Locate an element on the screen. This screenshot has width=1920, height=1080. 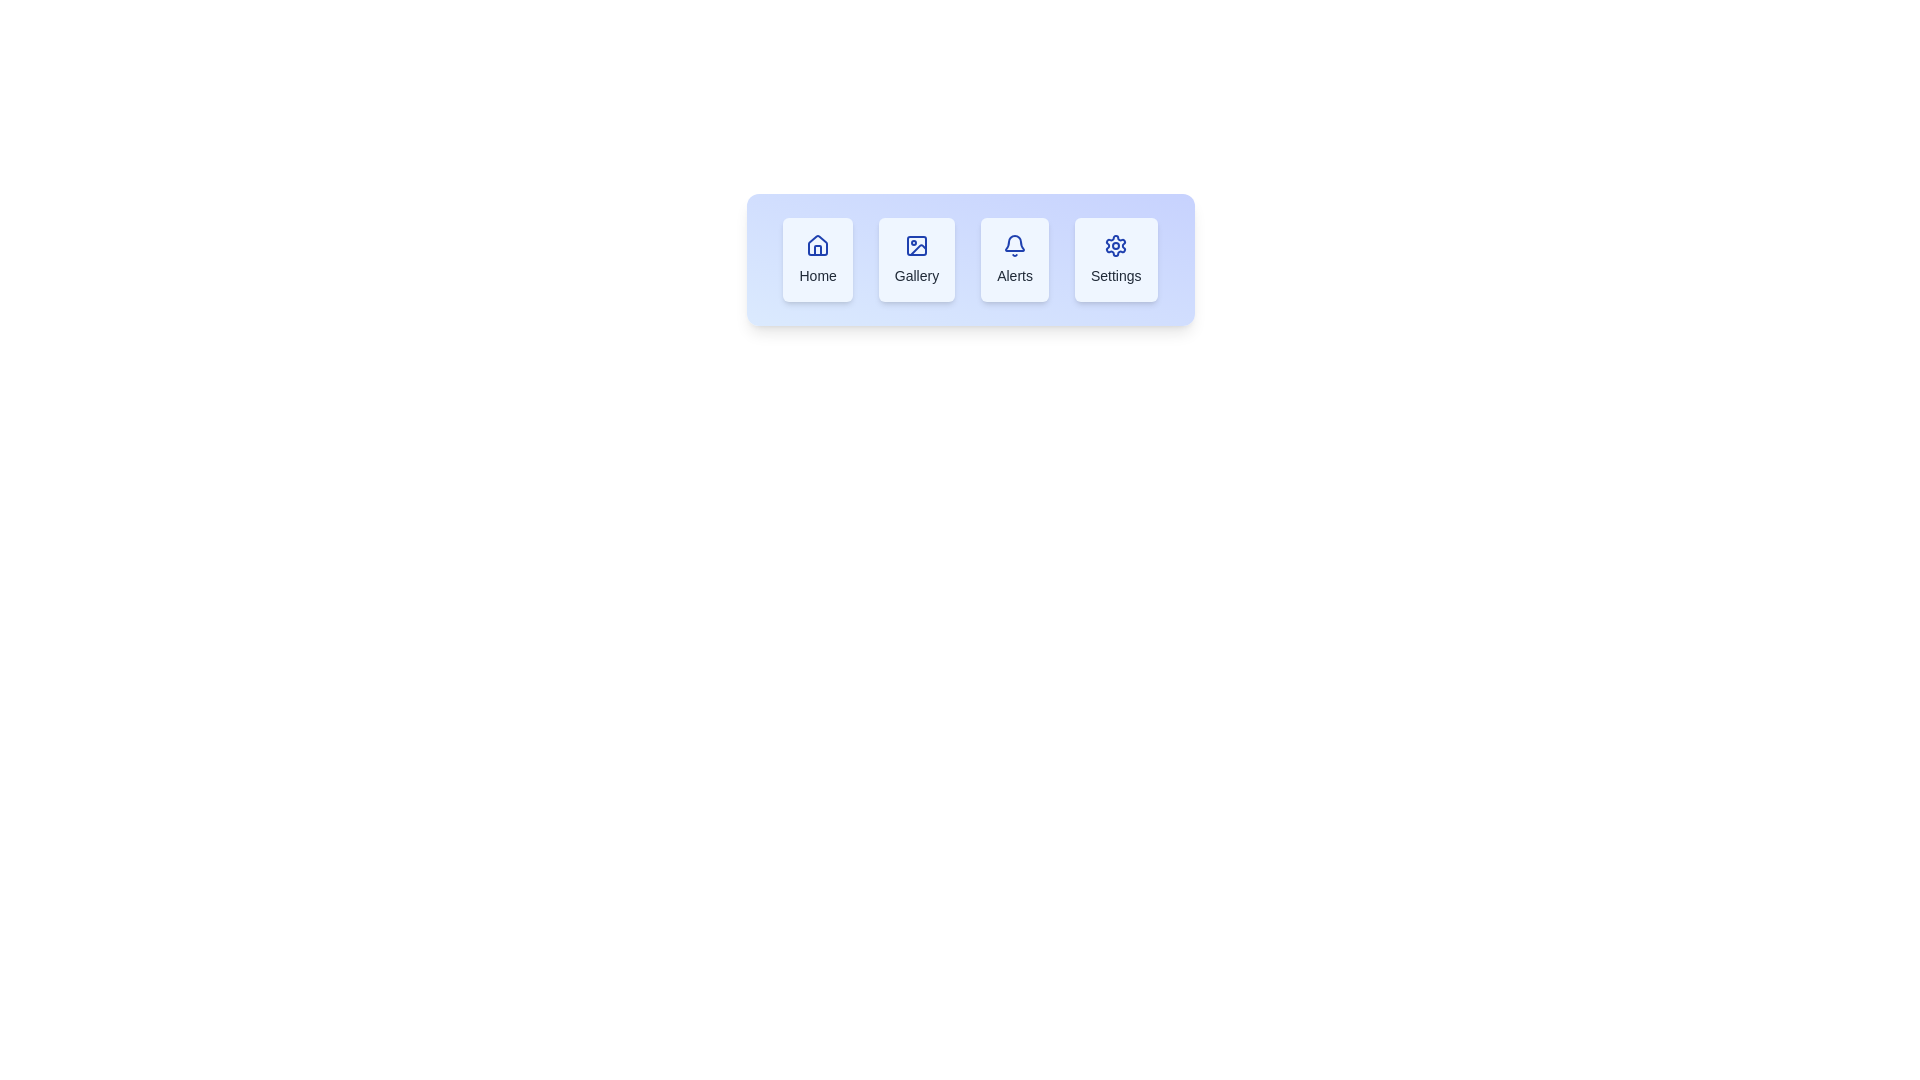
the Decorative SVG shape, which is a square with rounded corners filled with light blue and outlined in blue, located within the second icon from the left under the 'Gallery' label is located at coordinates (915, 245).